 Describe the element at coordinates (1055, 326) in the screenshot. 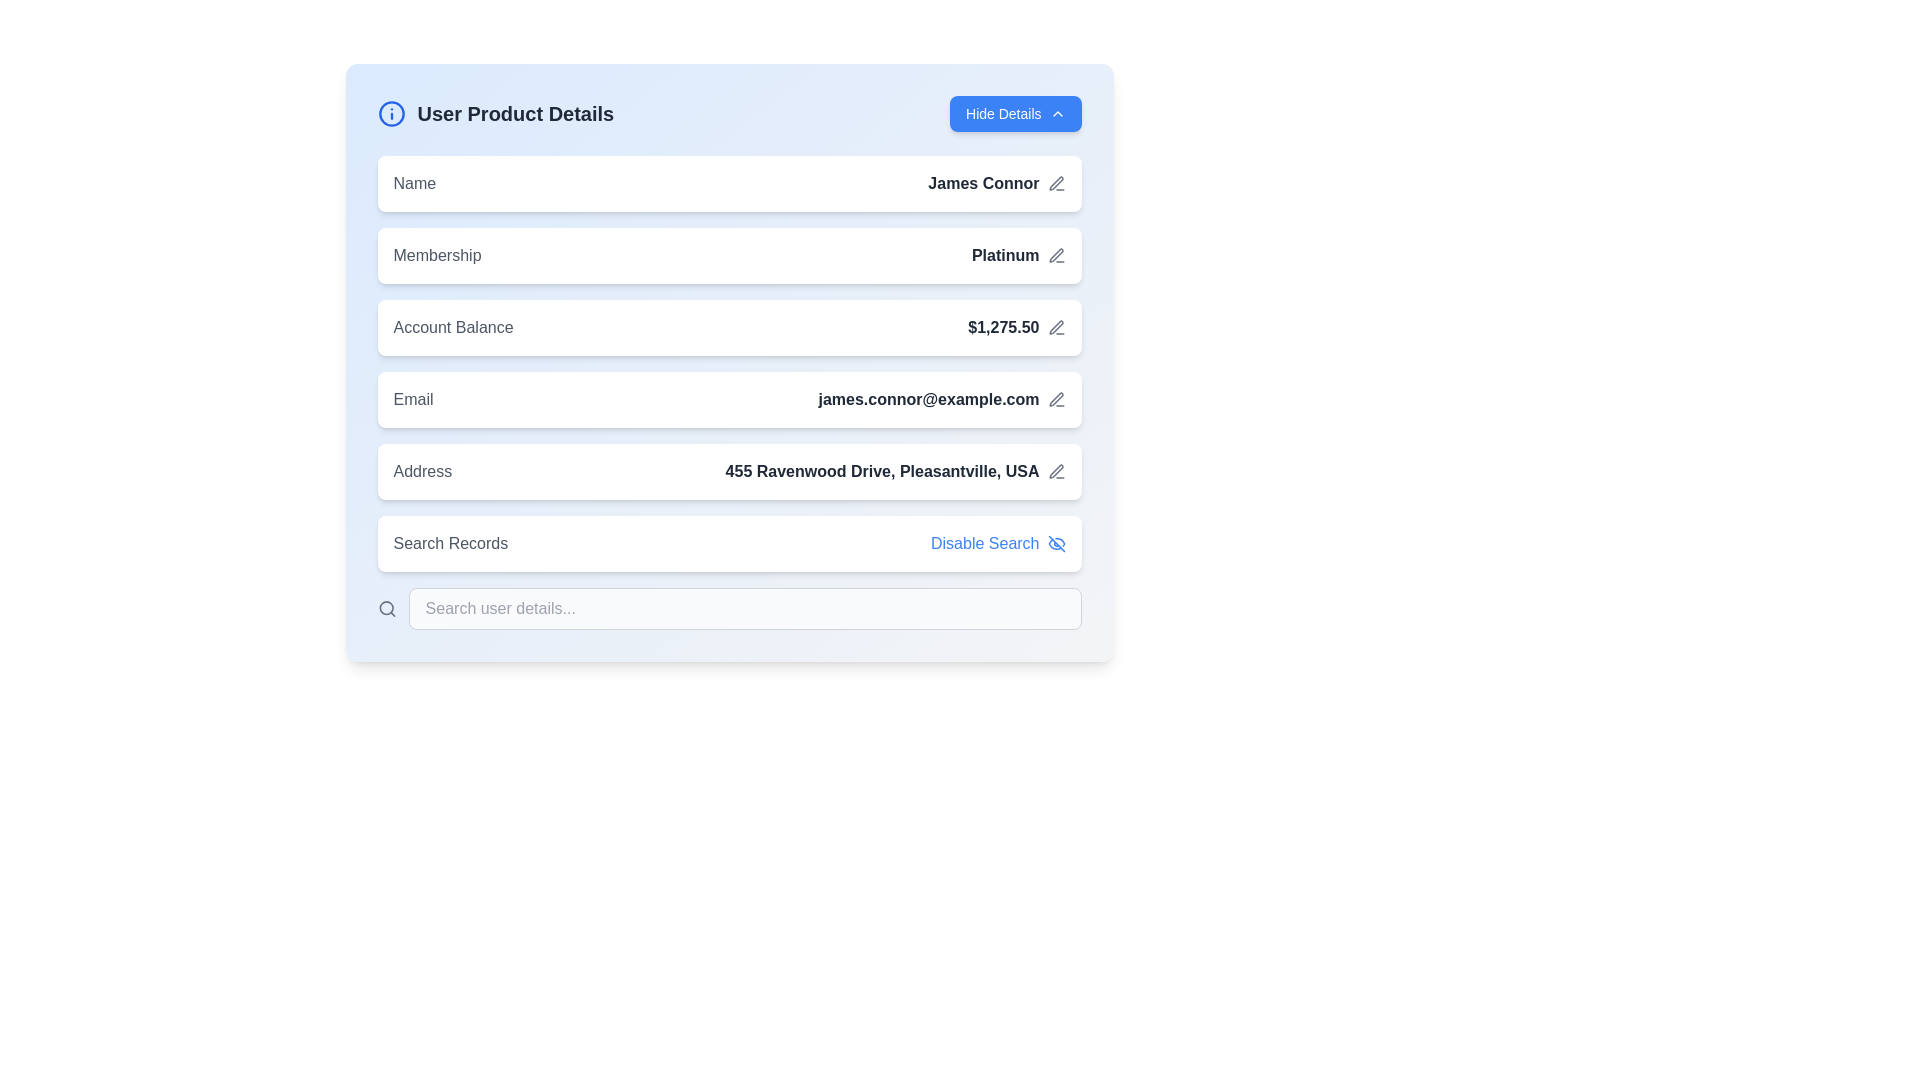

I see `the pen icon located to the right of the '$1,275.50' value in the 'Account Balance' row to initiate an edit for the account balance` at that location.